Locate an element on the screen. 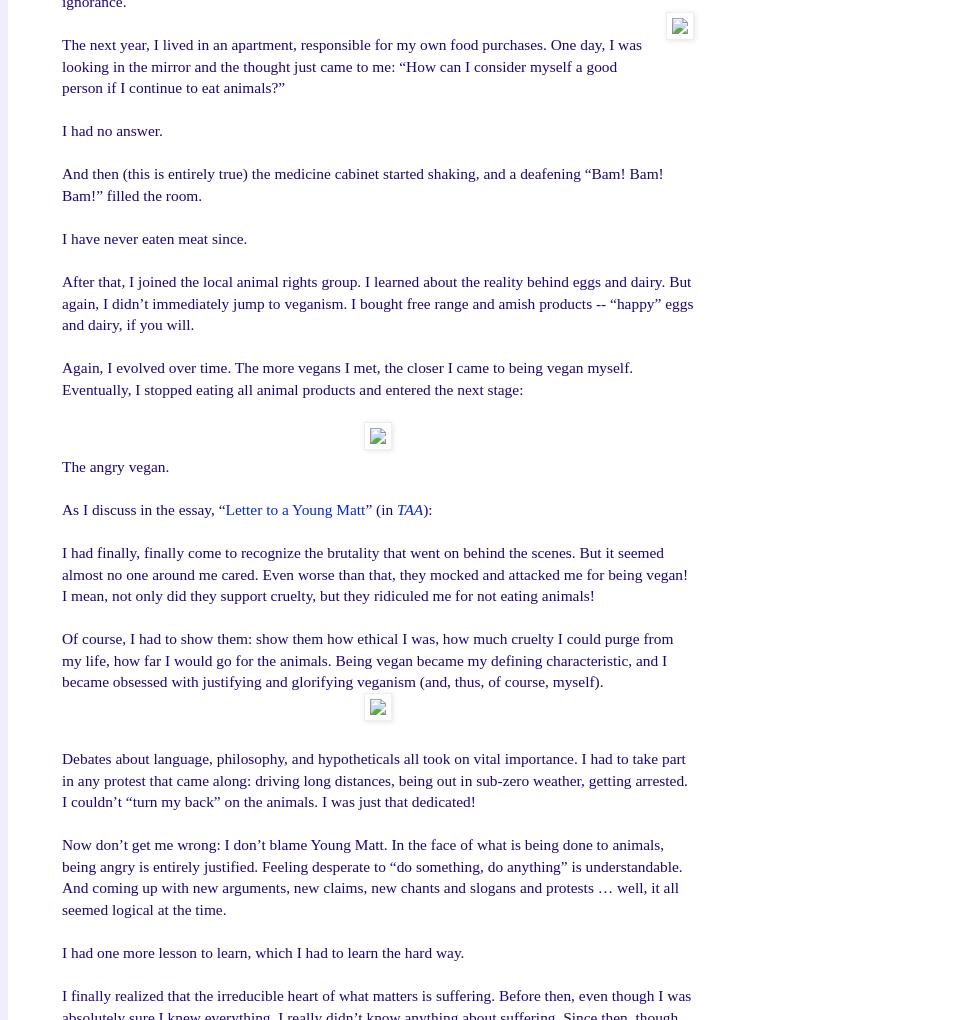 This screenshot has width=968, height=1020. 'I had one more lesson to learn, which I had to learn the hard way.' is located at coordinates (60, 951).